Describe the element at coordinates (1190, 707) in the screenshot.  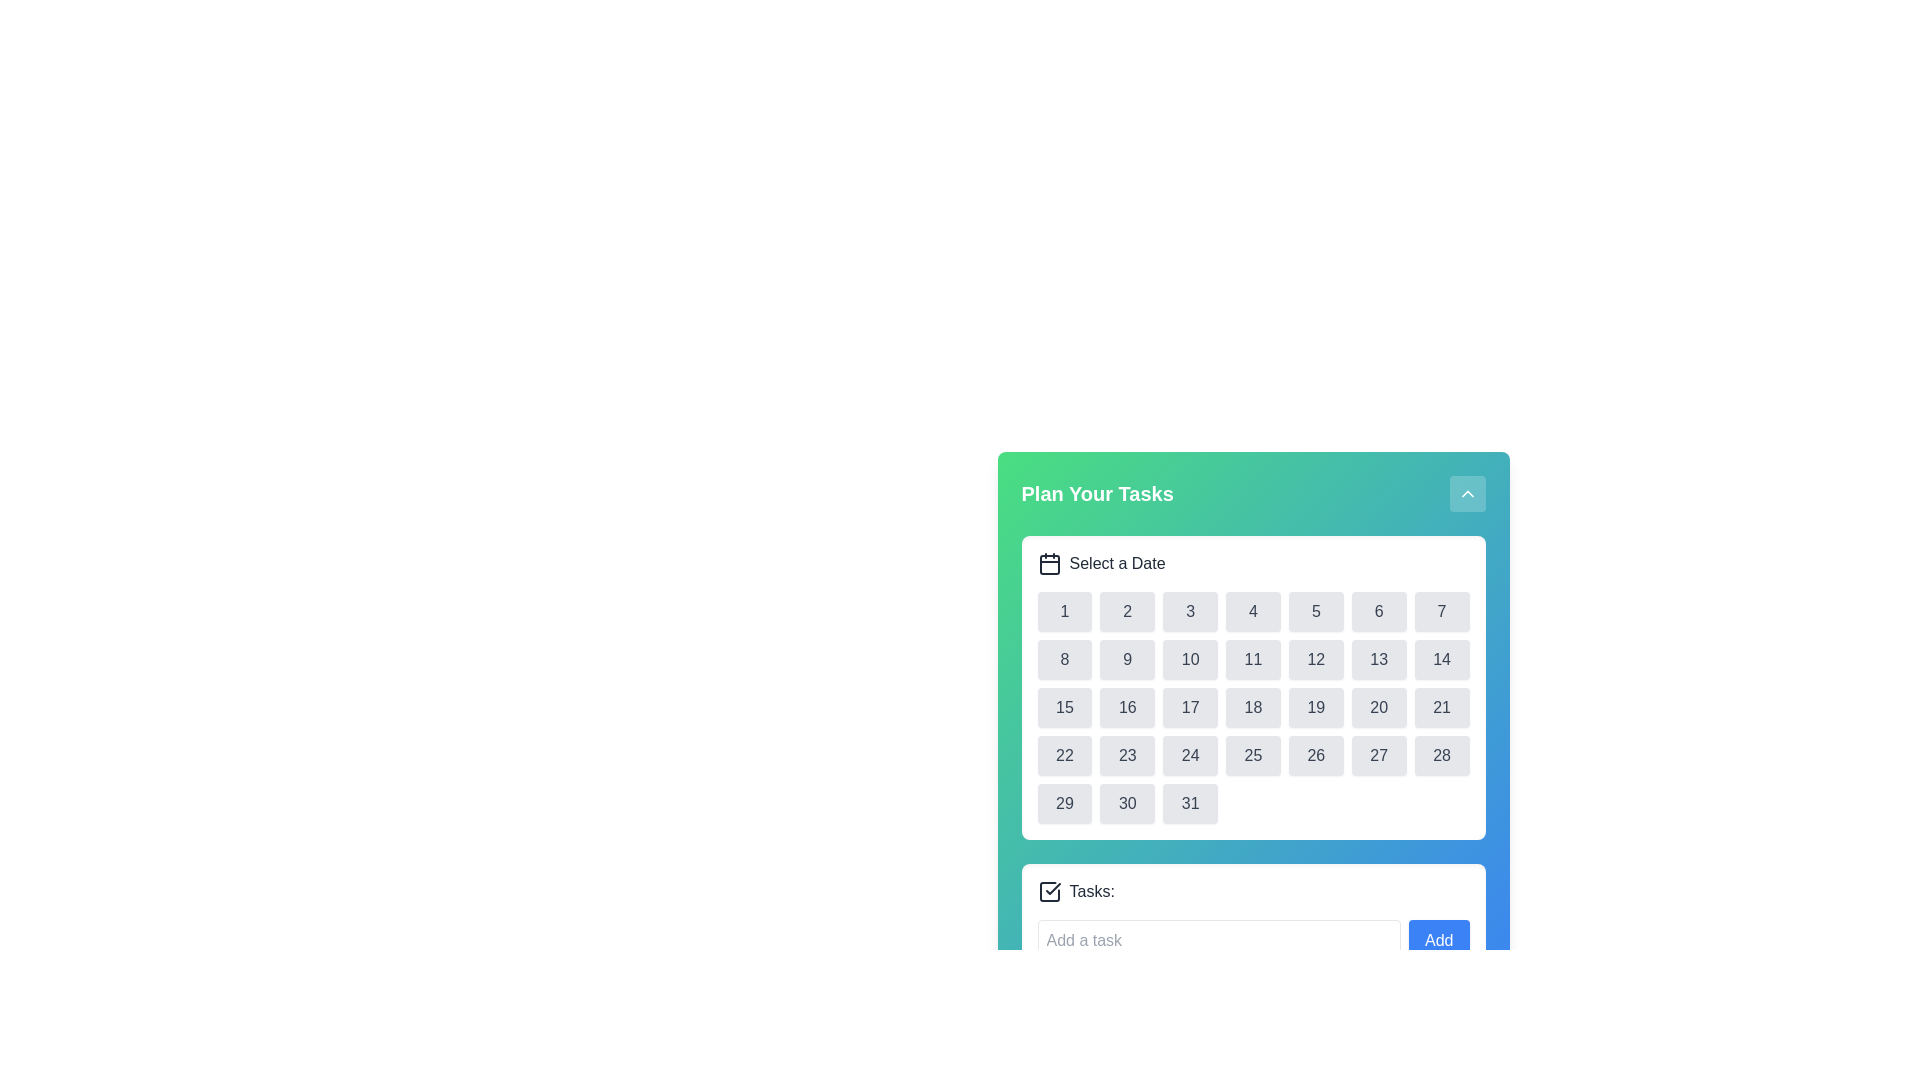
I see `the rounded rectangular button labeled '17'` at that location.